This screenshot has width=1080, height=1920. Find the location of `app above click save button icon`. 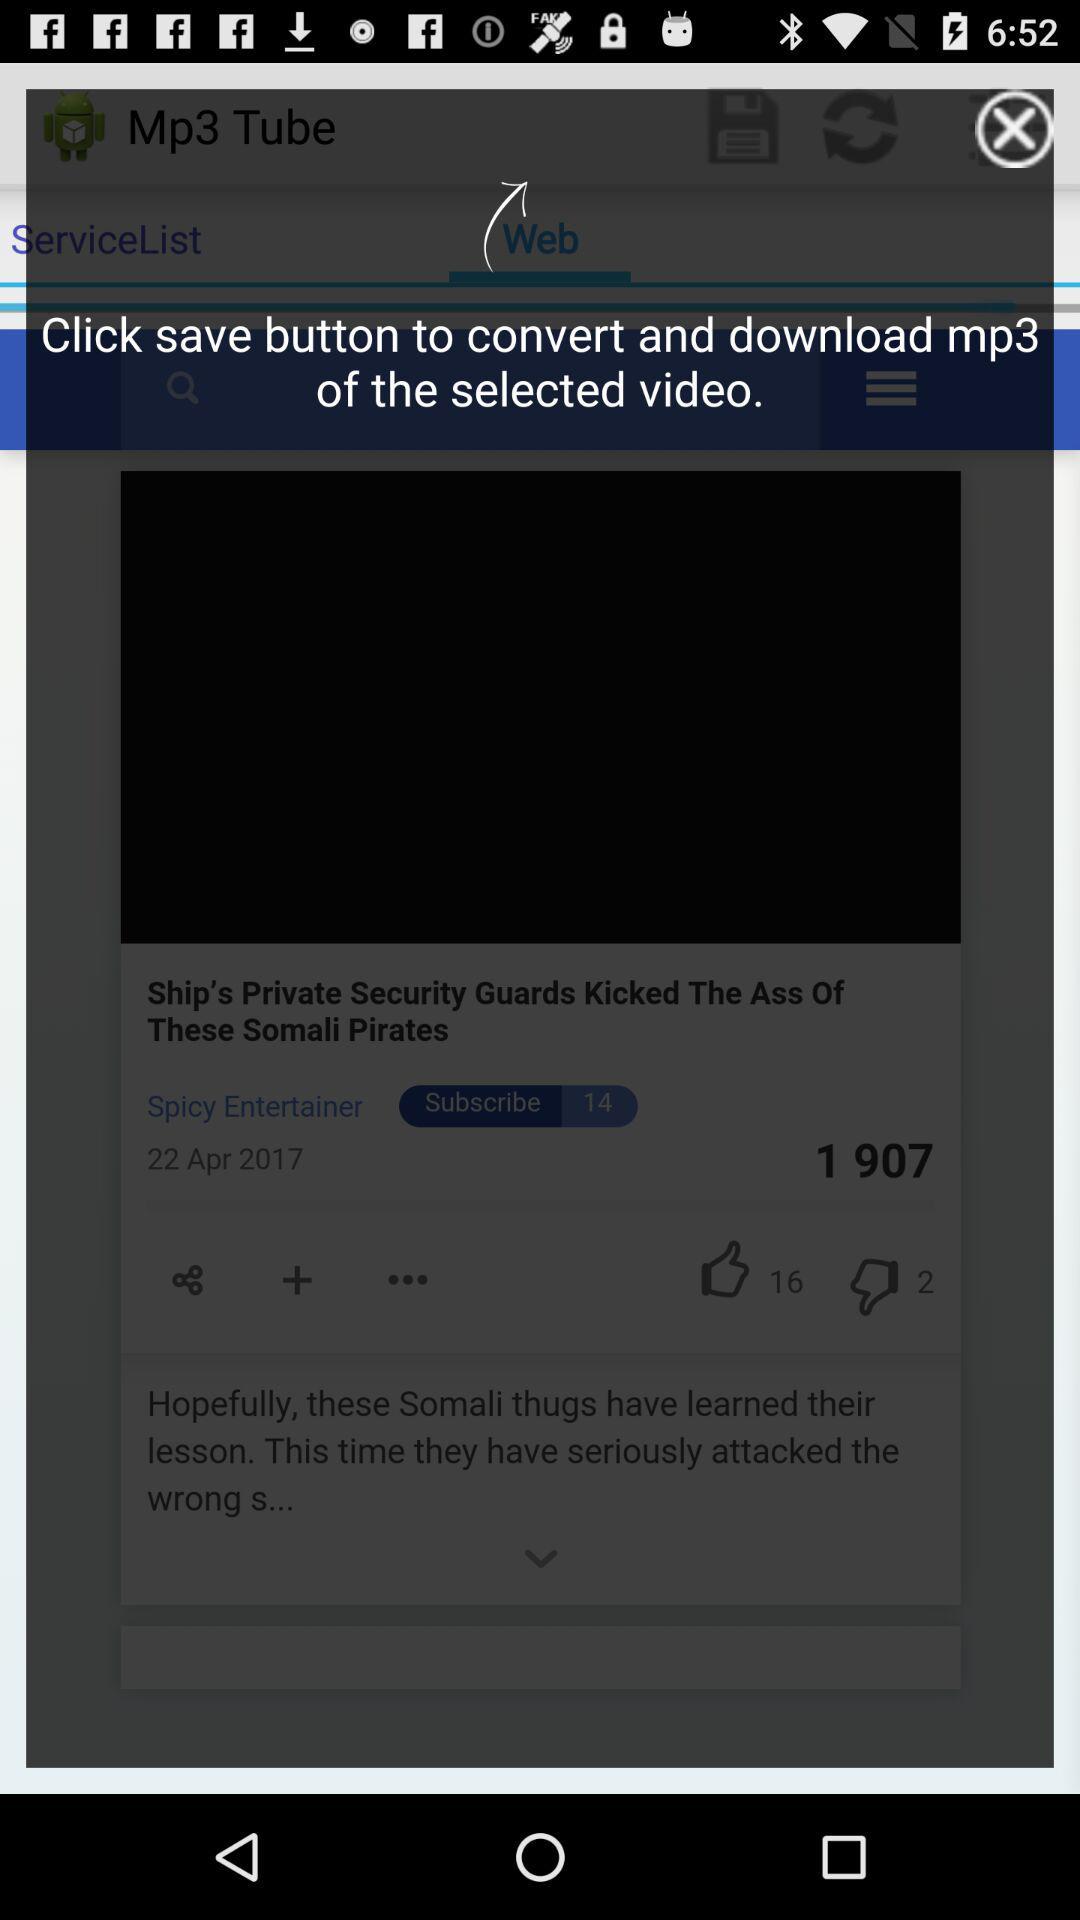

app above click save button icon is located at coordinates (1014, 127).